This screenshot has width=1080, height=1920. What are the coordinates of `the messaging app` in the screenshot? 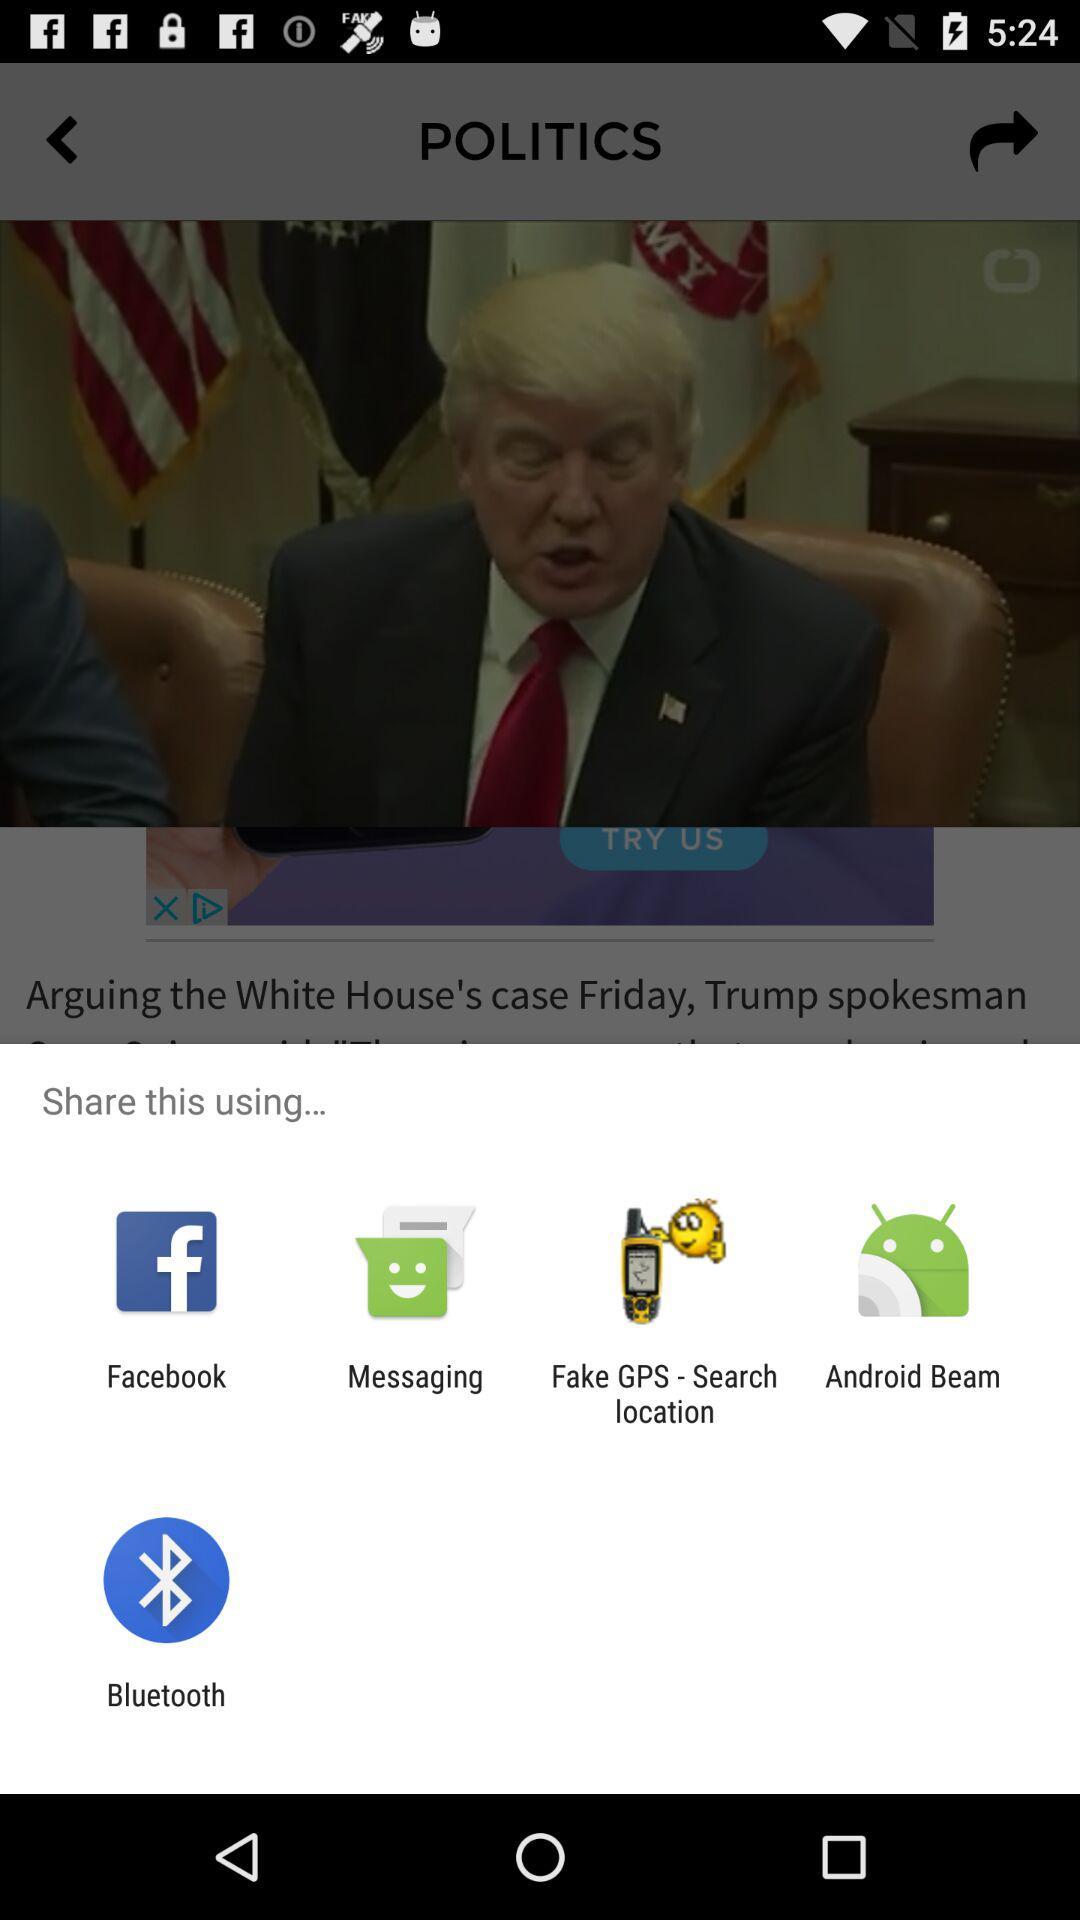 It's located at (414, 1392).